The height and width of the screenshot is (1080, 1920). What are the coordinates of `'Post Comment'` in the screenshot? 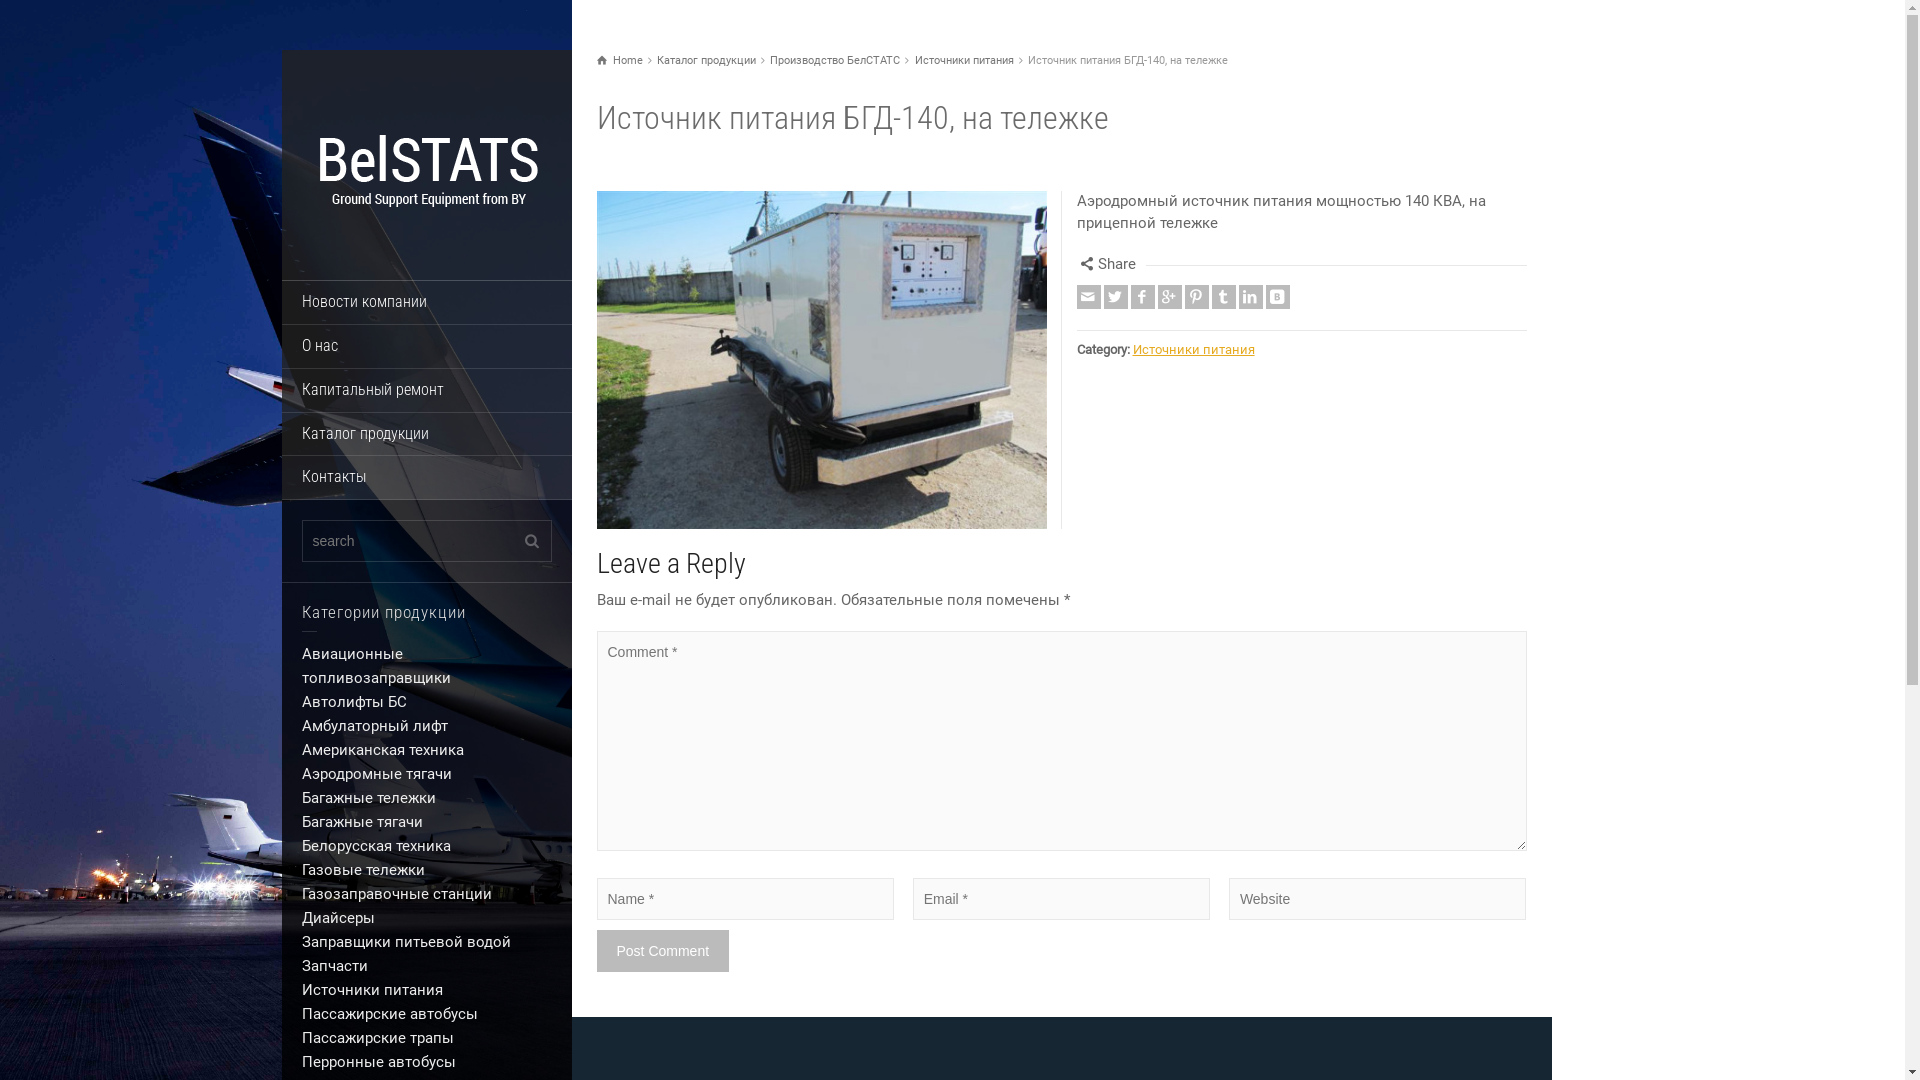 It's located at (662, 950).